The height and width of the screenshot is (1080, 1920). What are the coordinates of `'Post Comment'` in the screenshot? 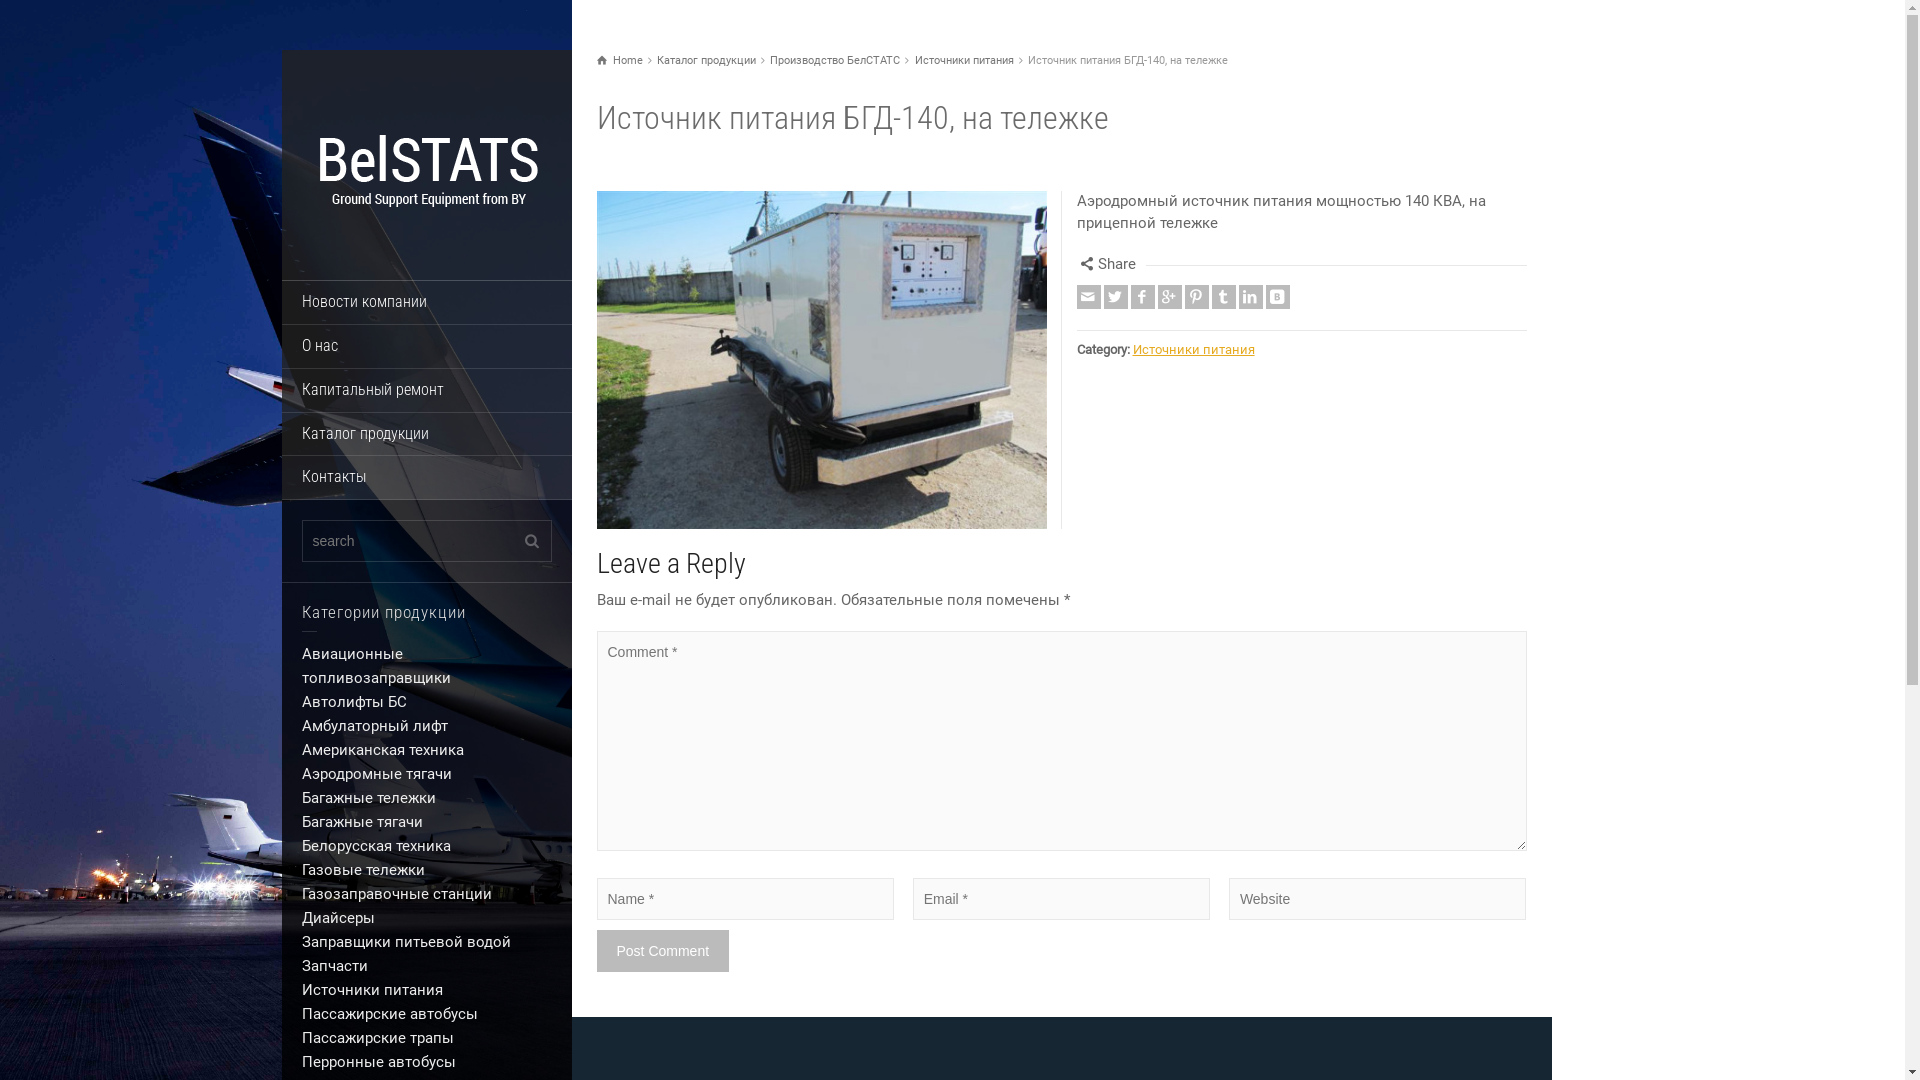 It's located at (662, 950).